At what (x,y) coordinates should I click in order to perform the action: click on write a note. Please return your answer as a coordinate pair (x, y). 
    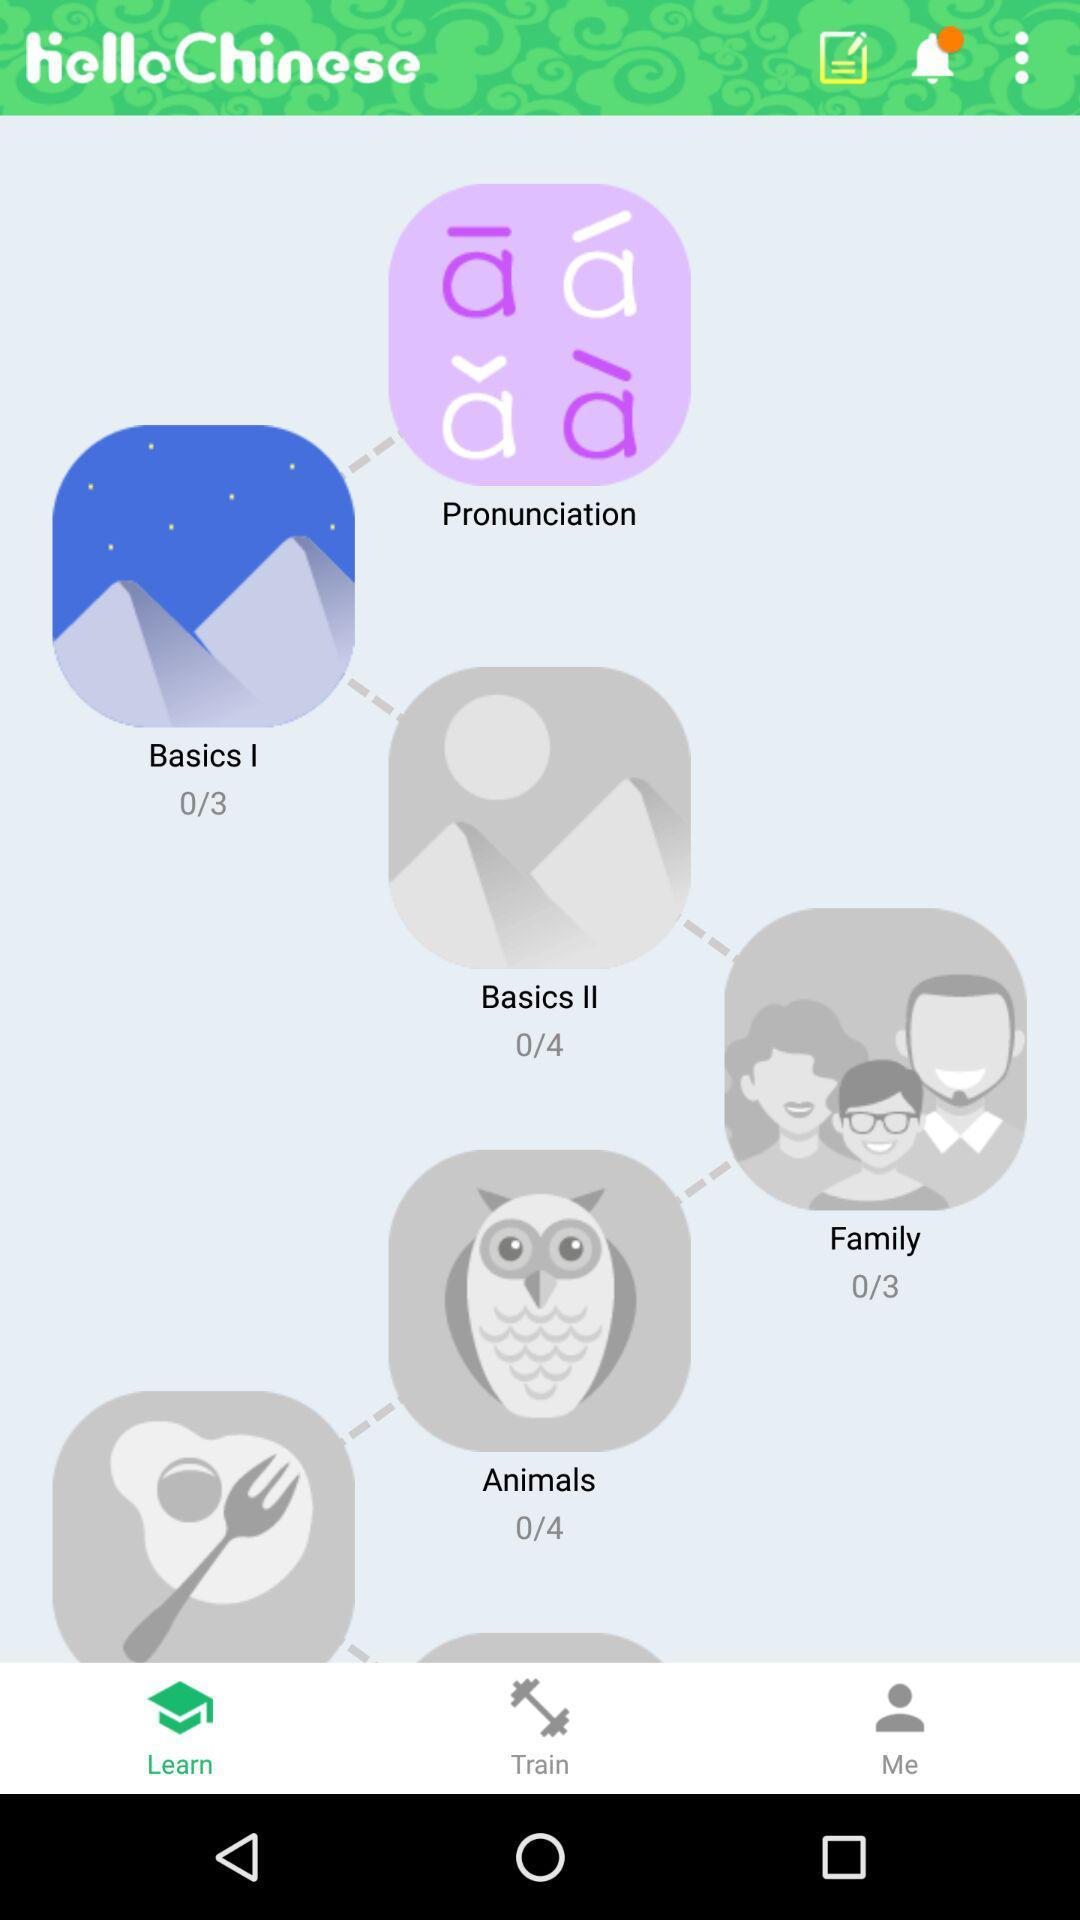
    Looking at the image, I should click on (843, 57).